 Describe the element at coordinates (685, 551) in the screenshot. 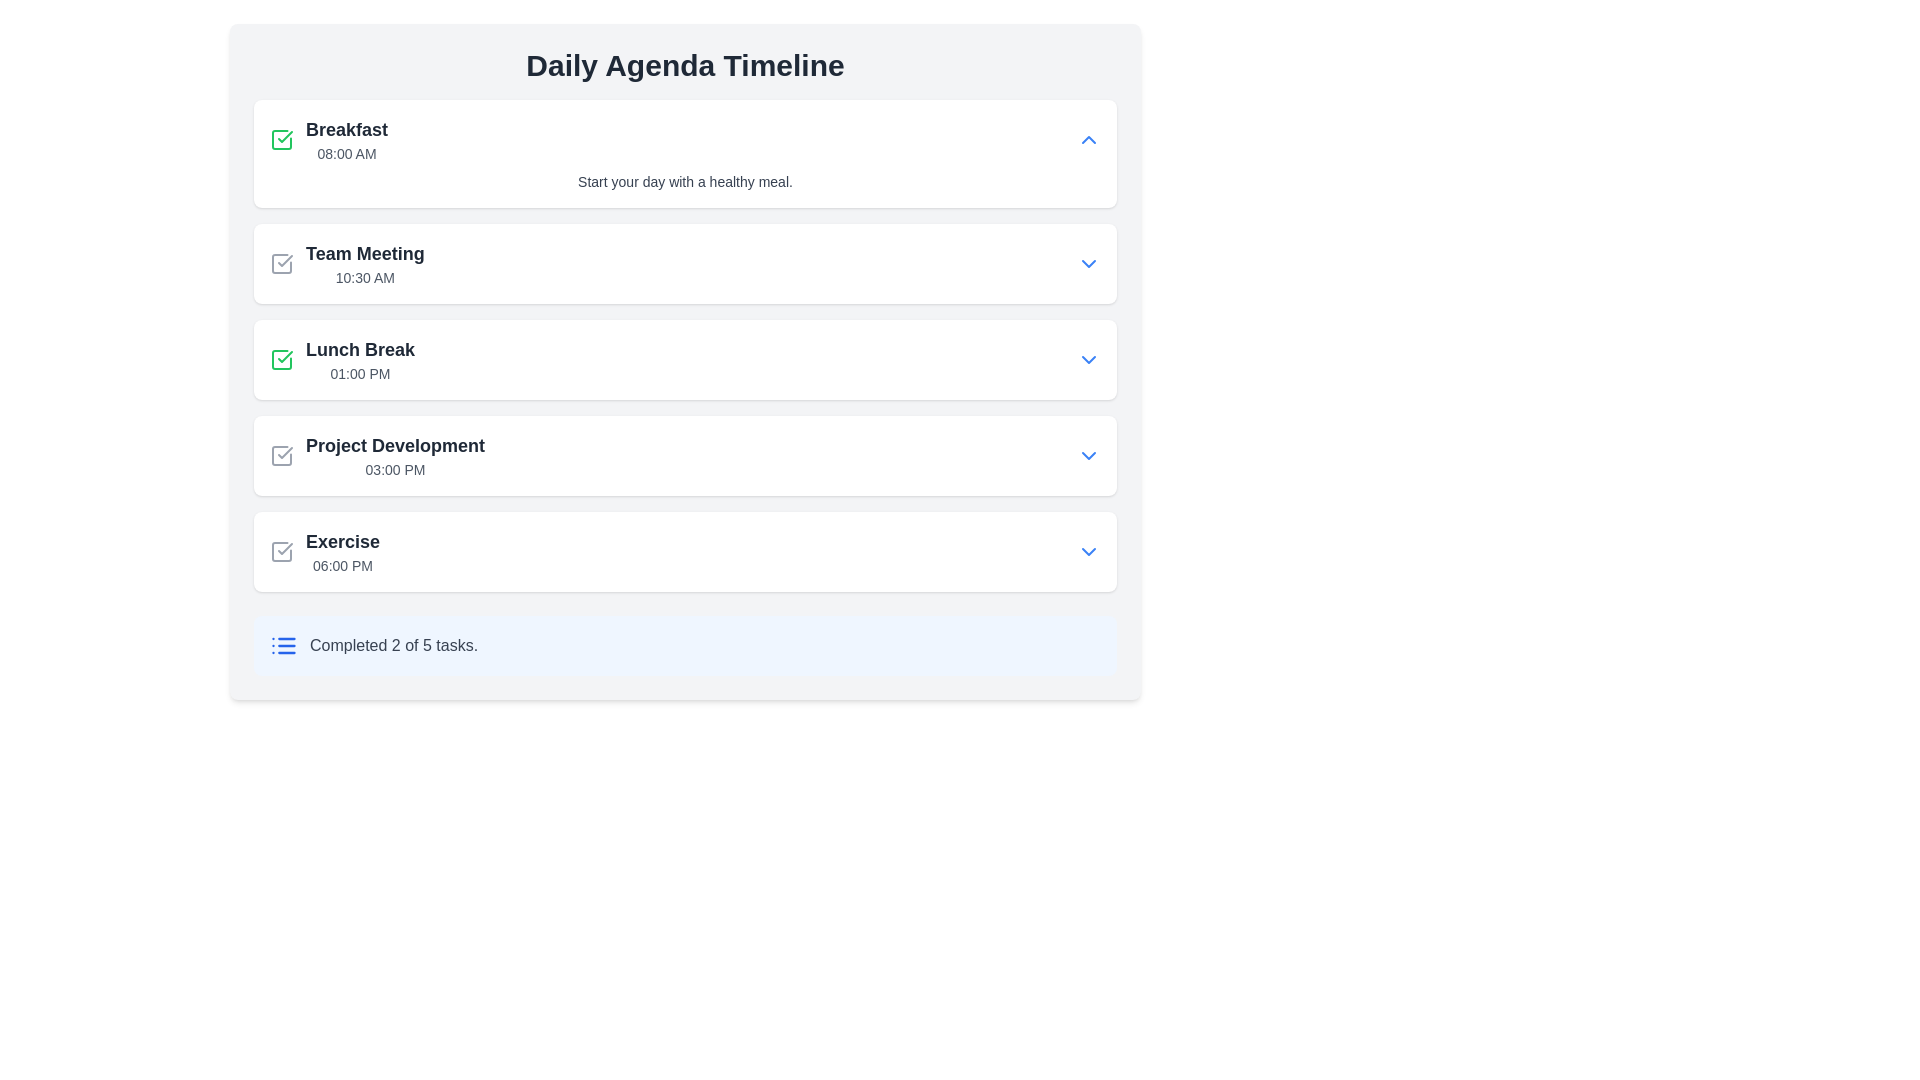

I see `the scheduled event row named 'Exercise' at 6:00 PM in the timeline, which includes a chevron button for expanding details` at that location.